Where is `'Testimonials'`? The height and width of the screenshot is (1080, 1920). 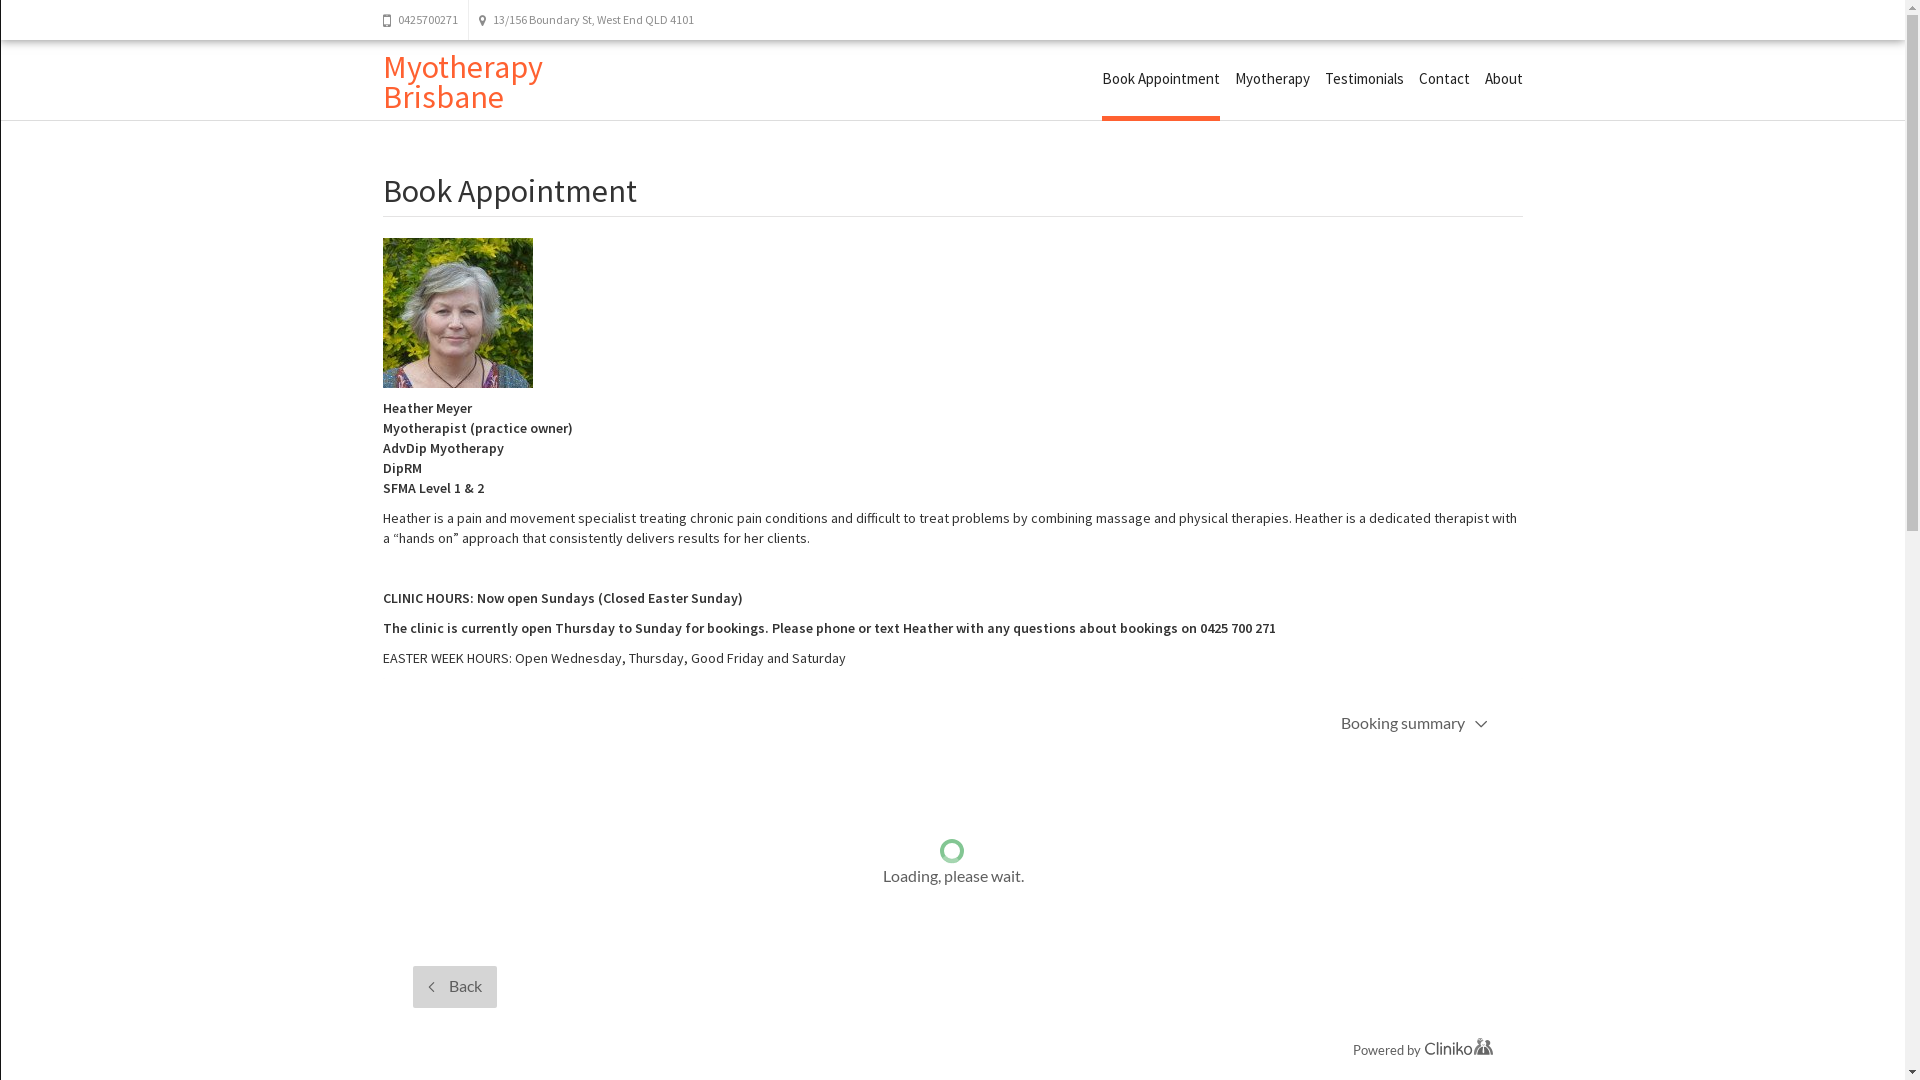 'Testimonials' is located at coordinates (1362, 77).